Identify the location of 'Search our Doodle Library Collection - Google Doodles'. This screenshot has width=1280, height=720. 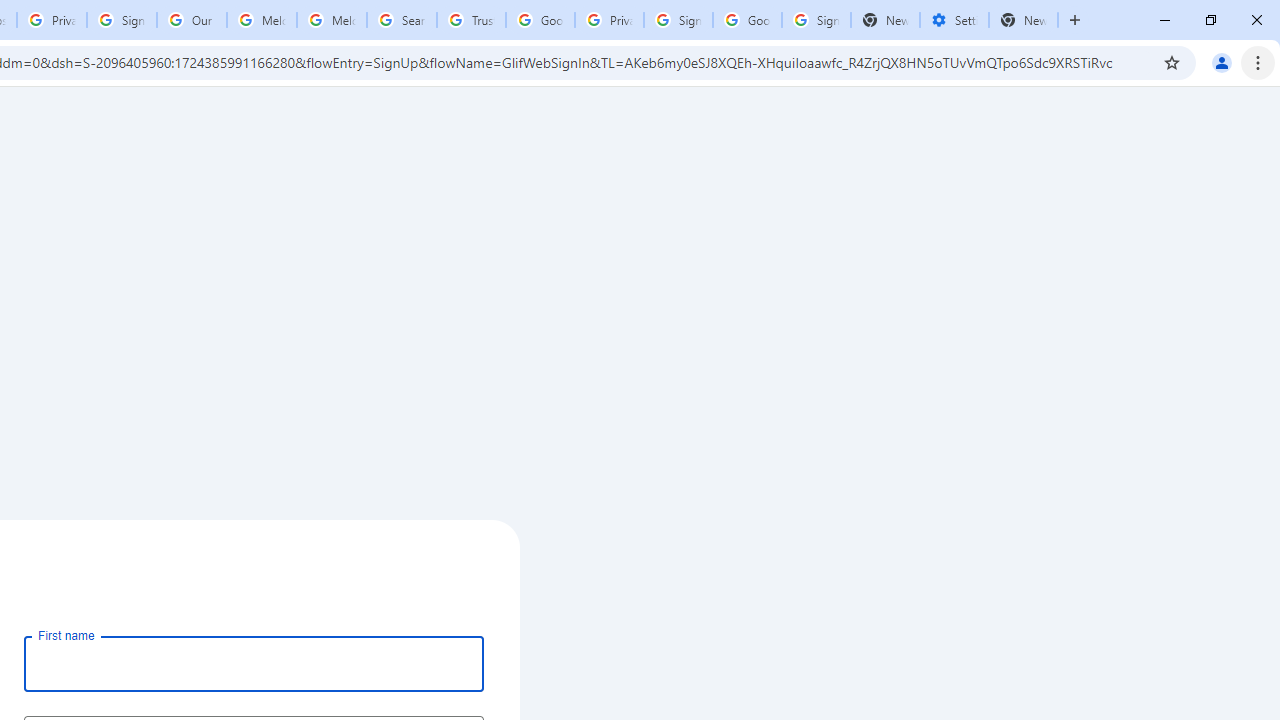
(400, 20).